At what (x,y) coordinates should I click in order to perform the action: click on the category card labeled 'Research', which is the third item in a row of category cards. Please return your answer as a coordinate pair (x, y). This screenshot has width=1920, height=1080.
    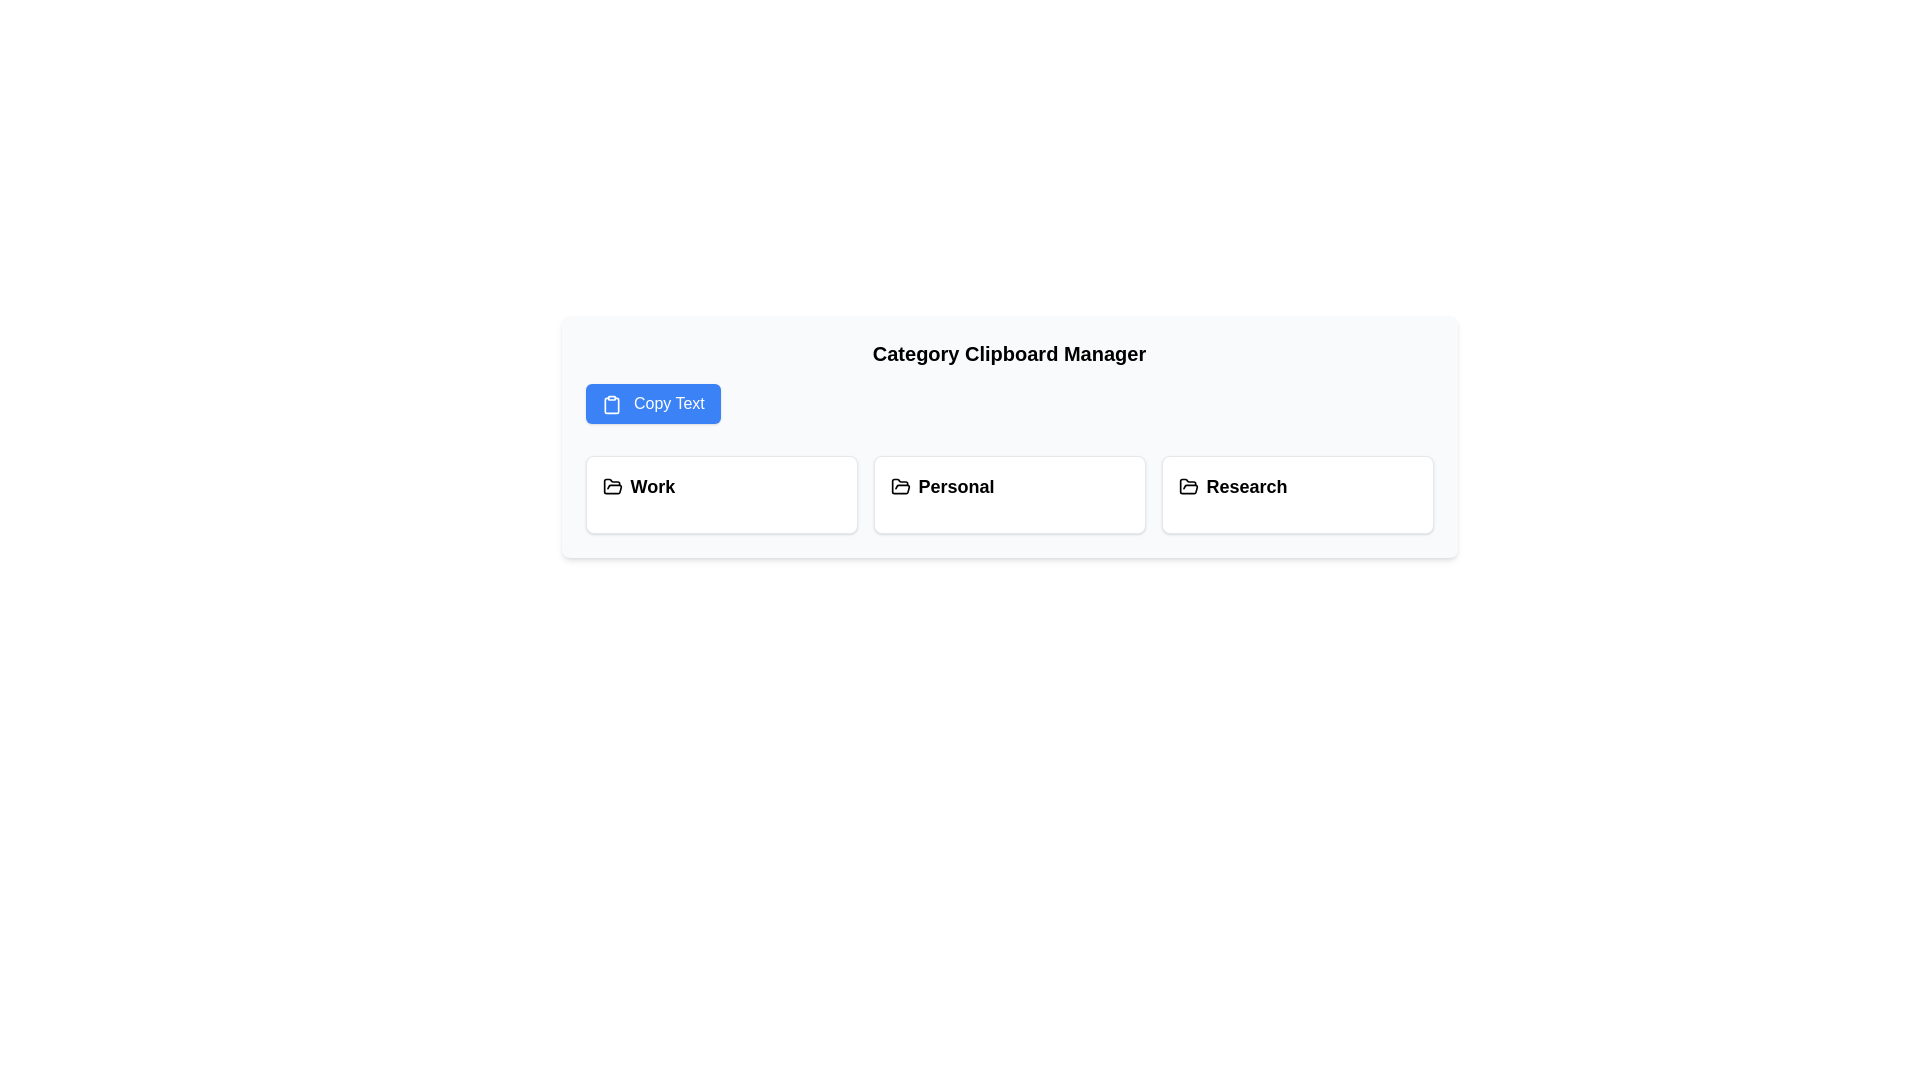
    Looking at the image, I should click on (1297, 486).